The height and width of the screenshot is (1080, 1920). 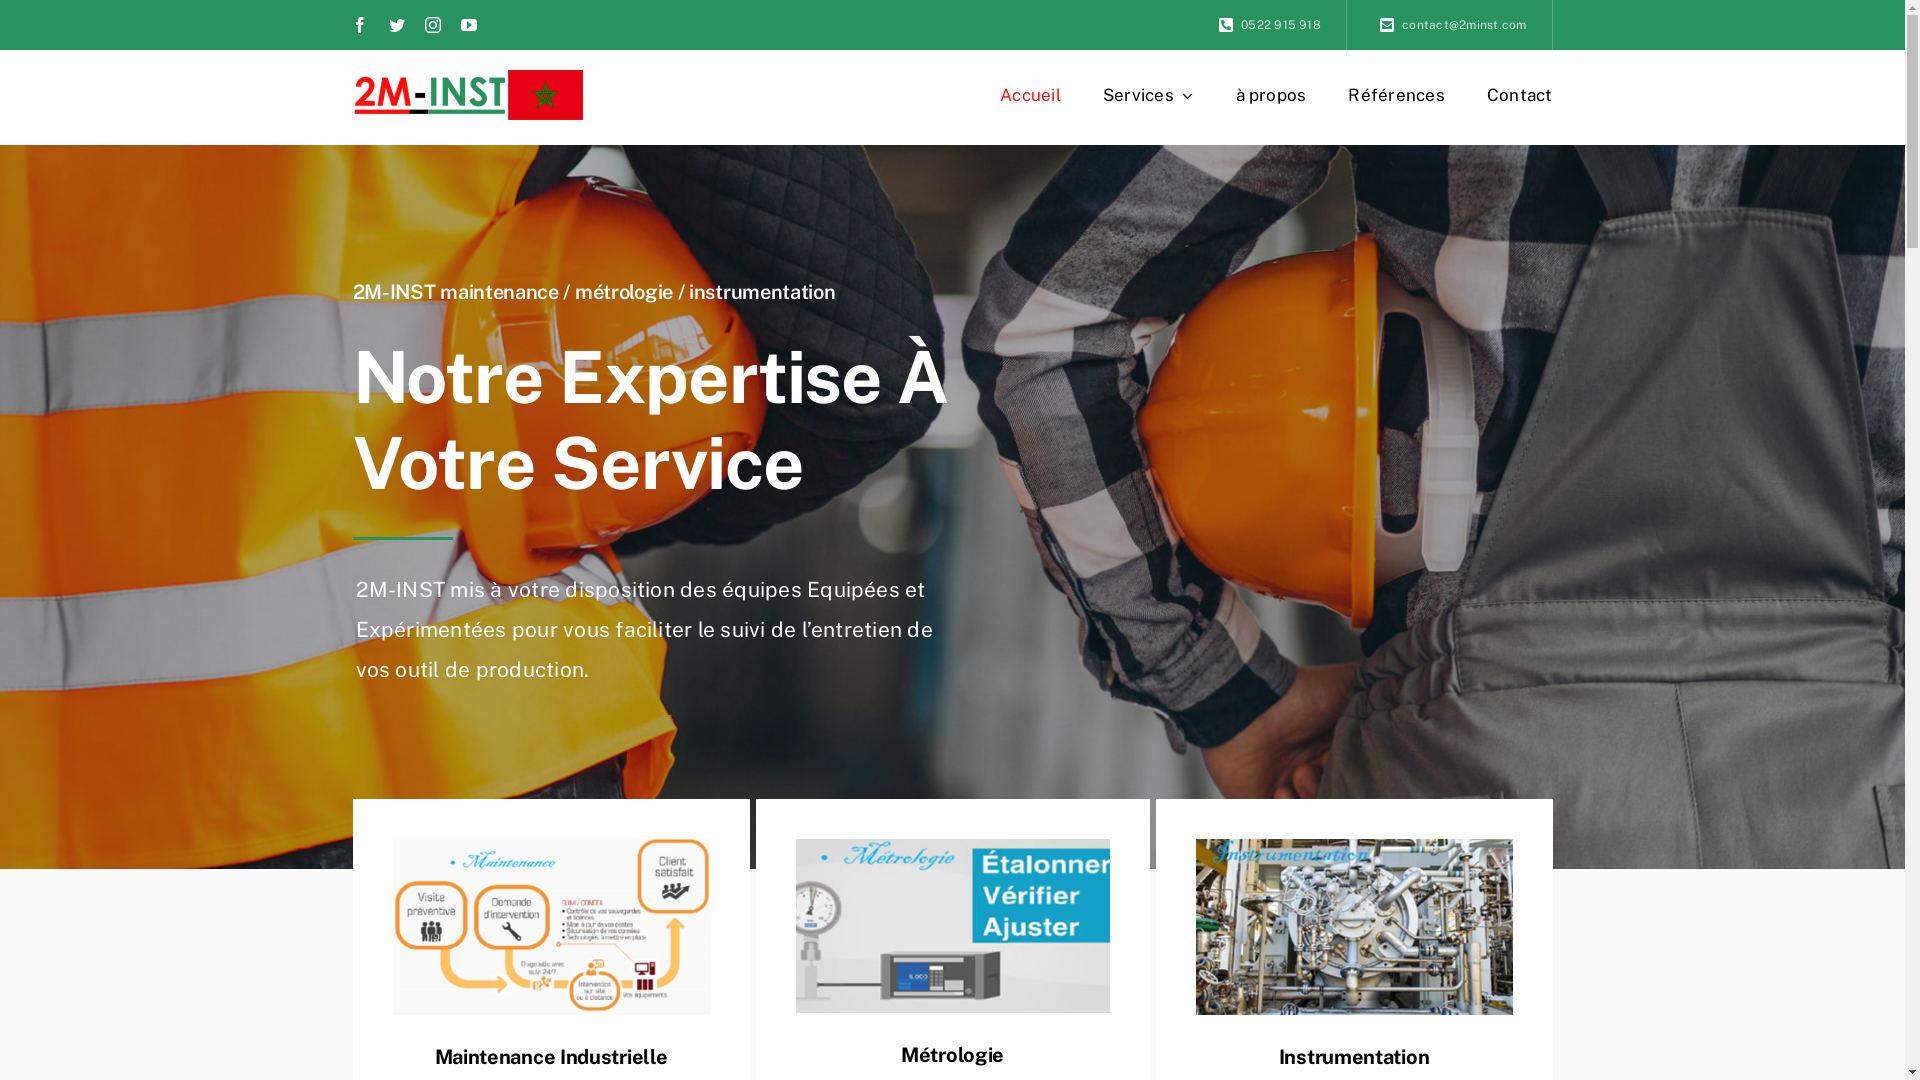 I want to click on 'Facebook', so click(x=360, y=24).